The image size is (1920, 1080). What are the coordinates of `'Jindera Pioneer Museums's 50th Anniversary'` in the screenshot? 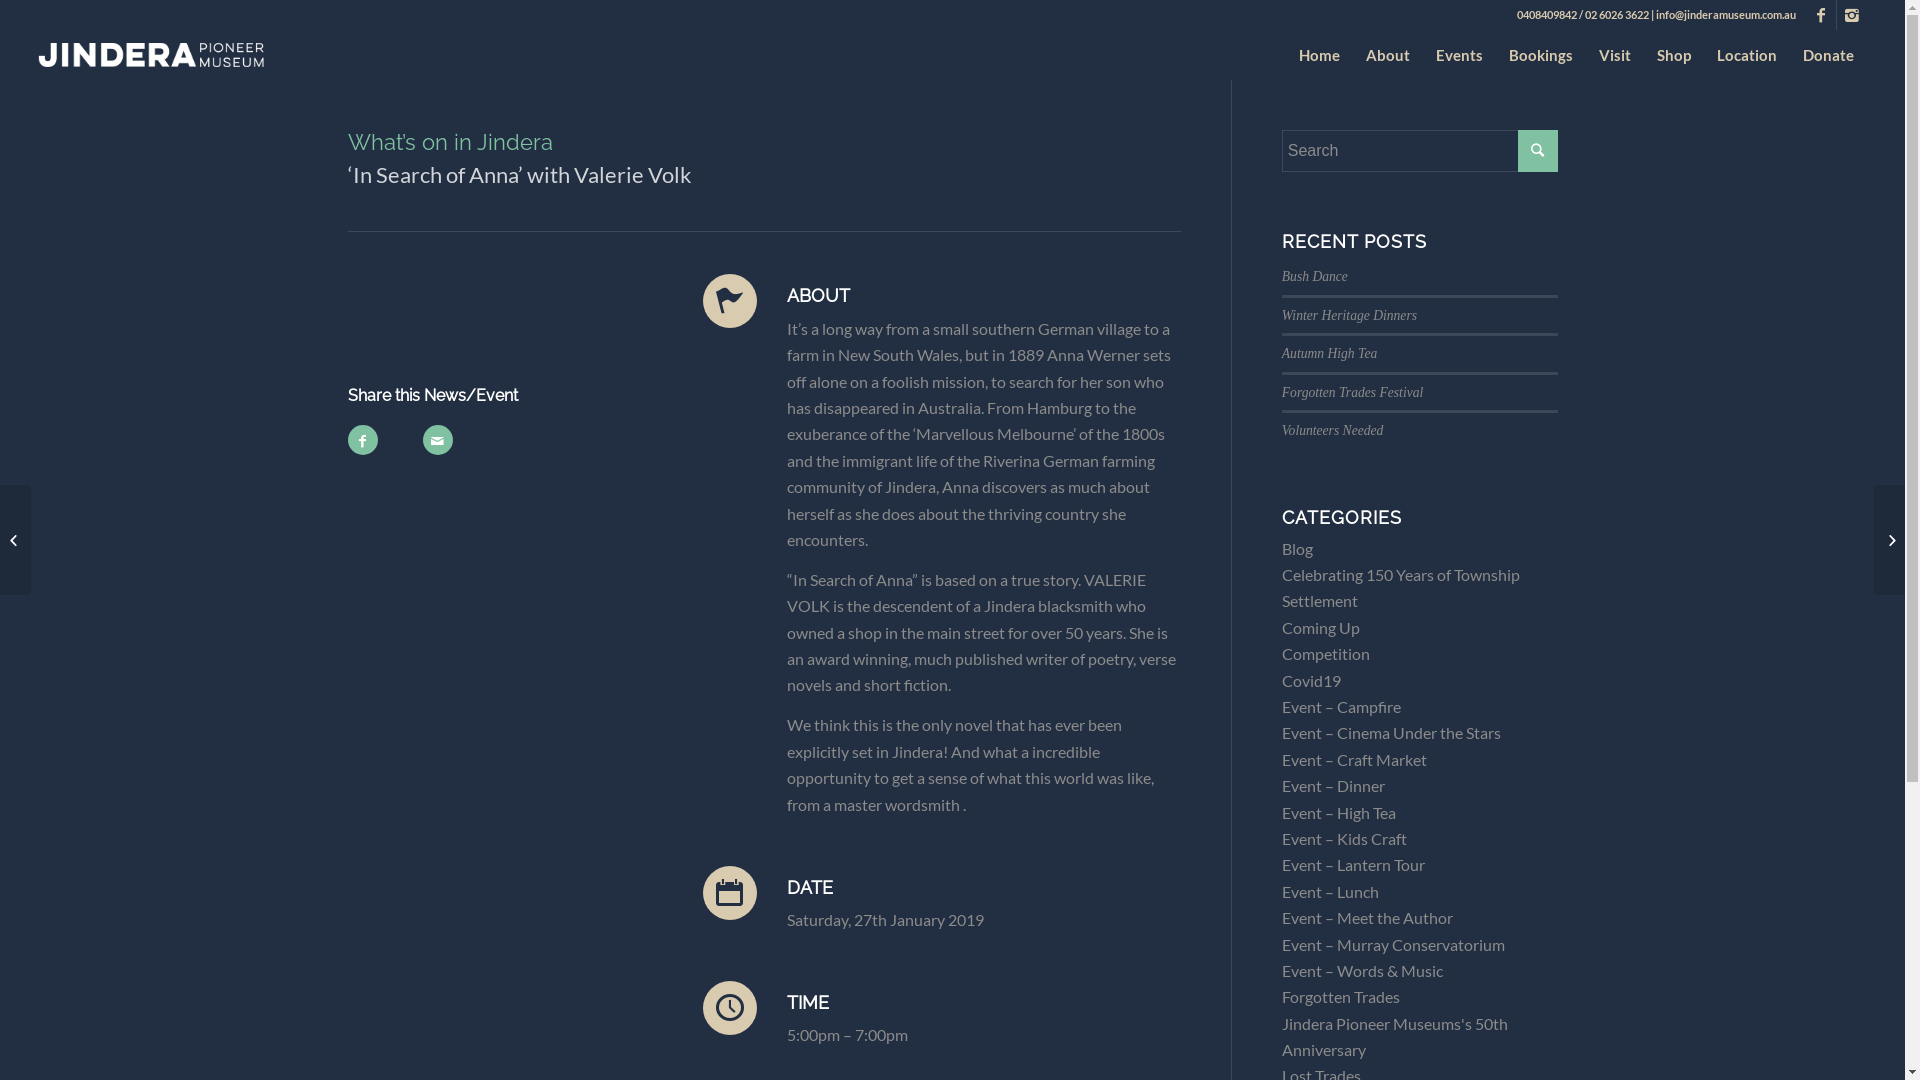 It's located at (1281, 1035).